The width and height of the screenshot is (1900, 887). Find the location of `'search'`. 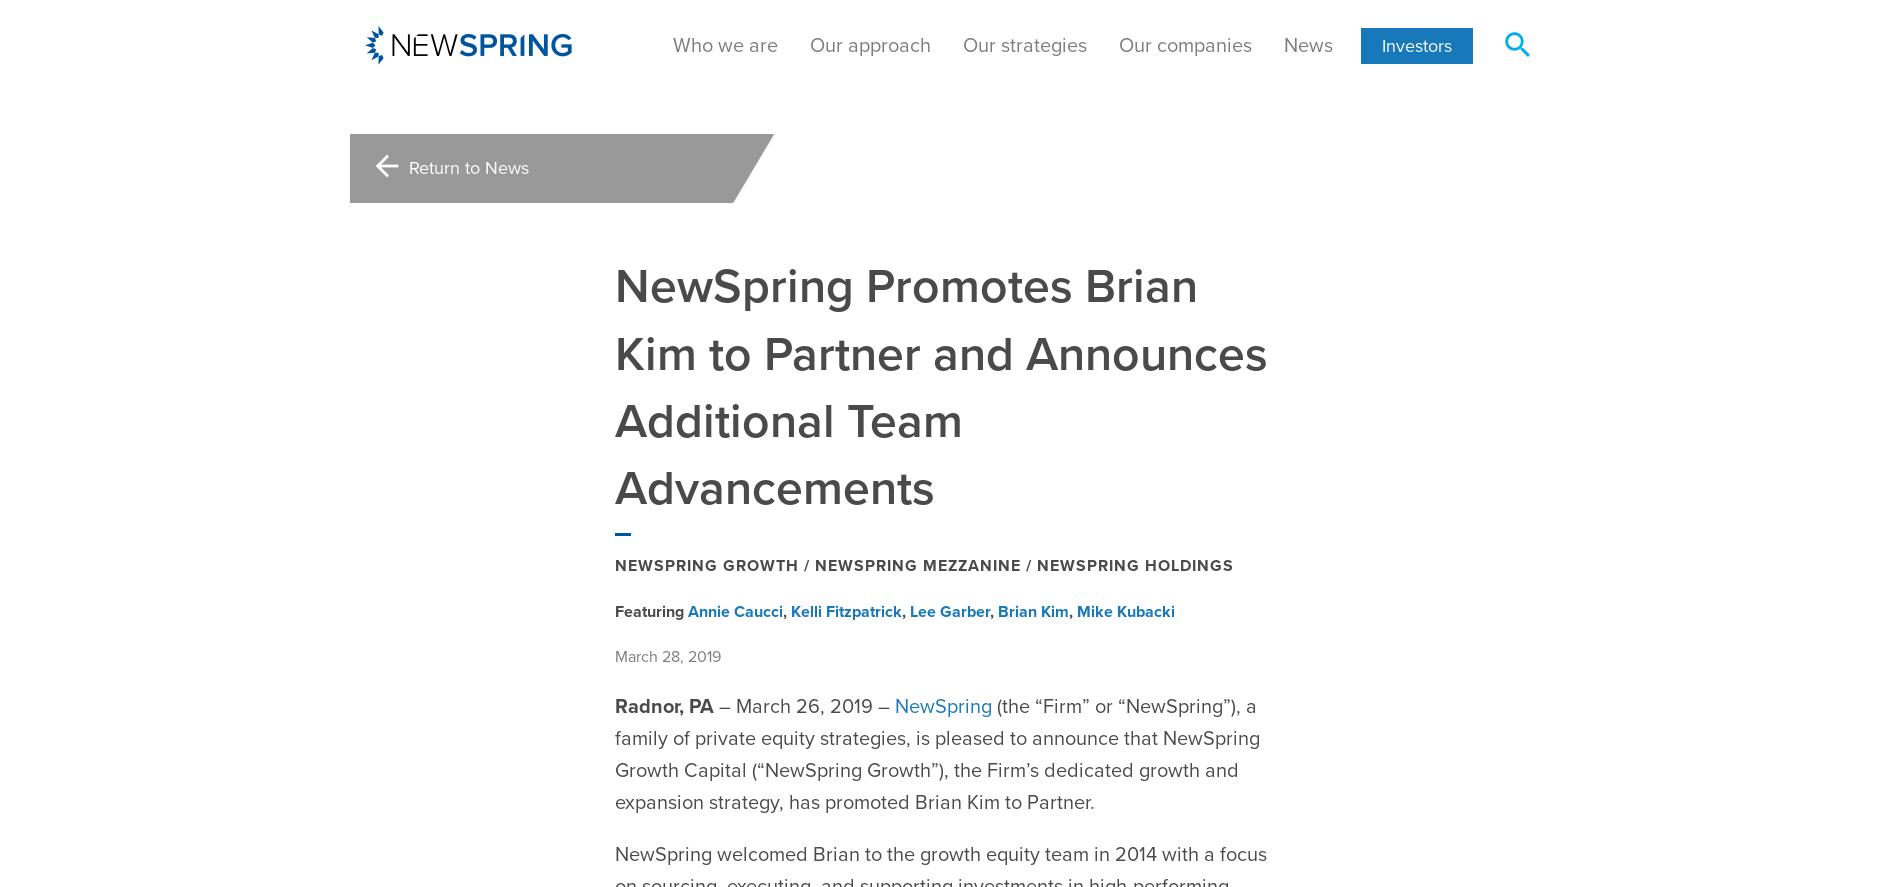

'search' is located at coordinates (1517, 44).